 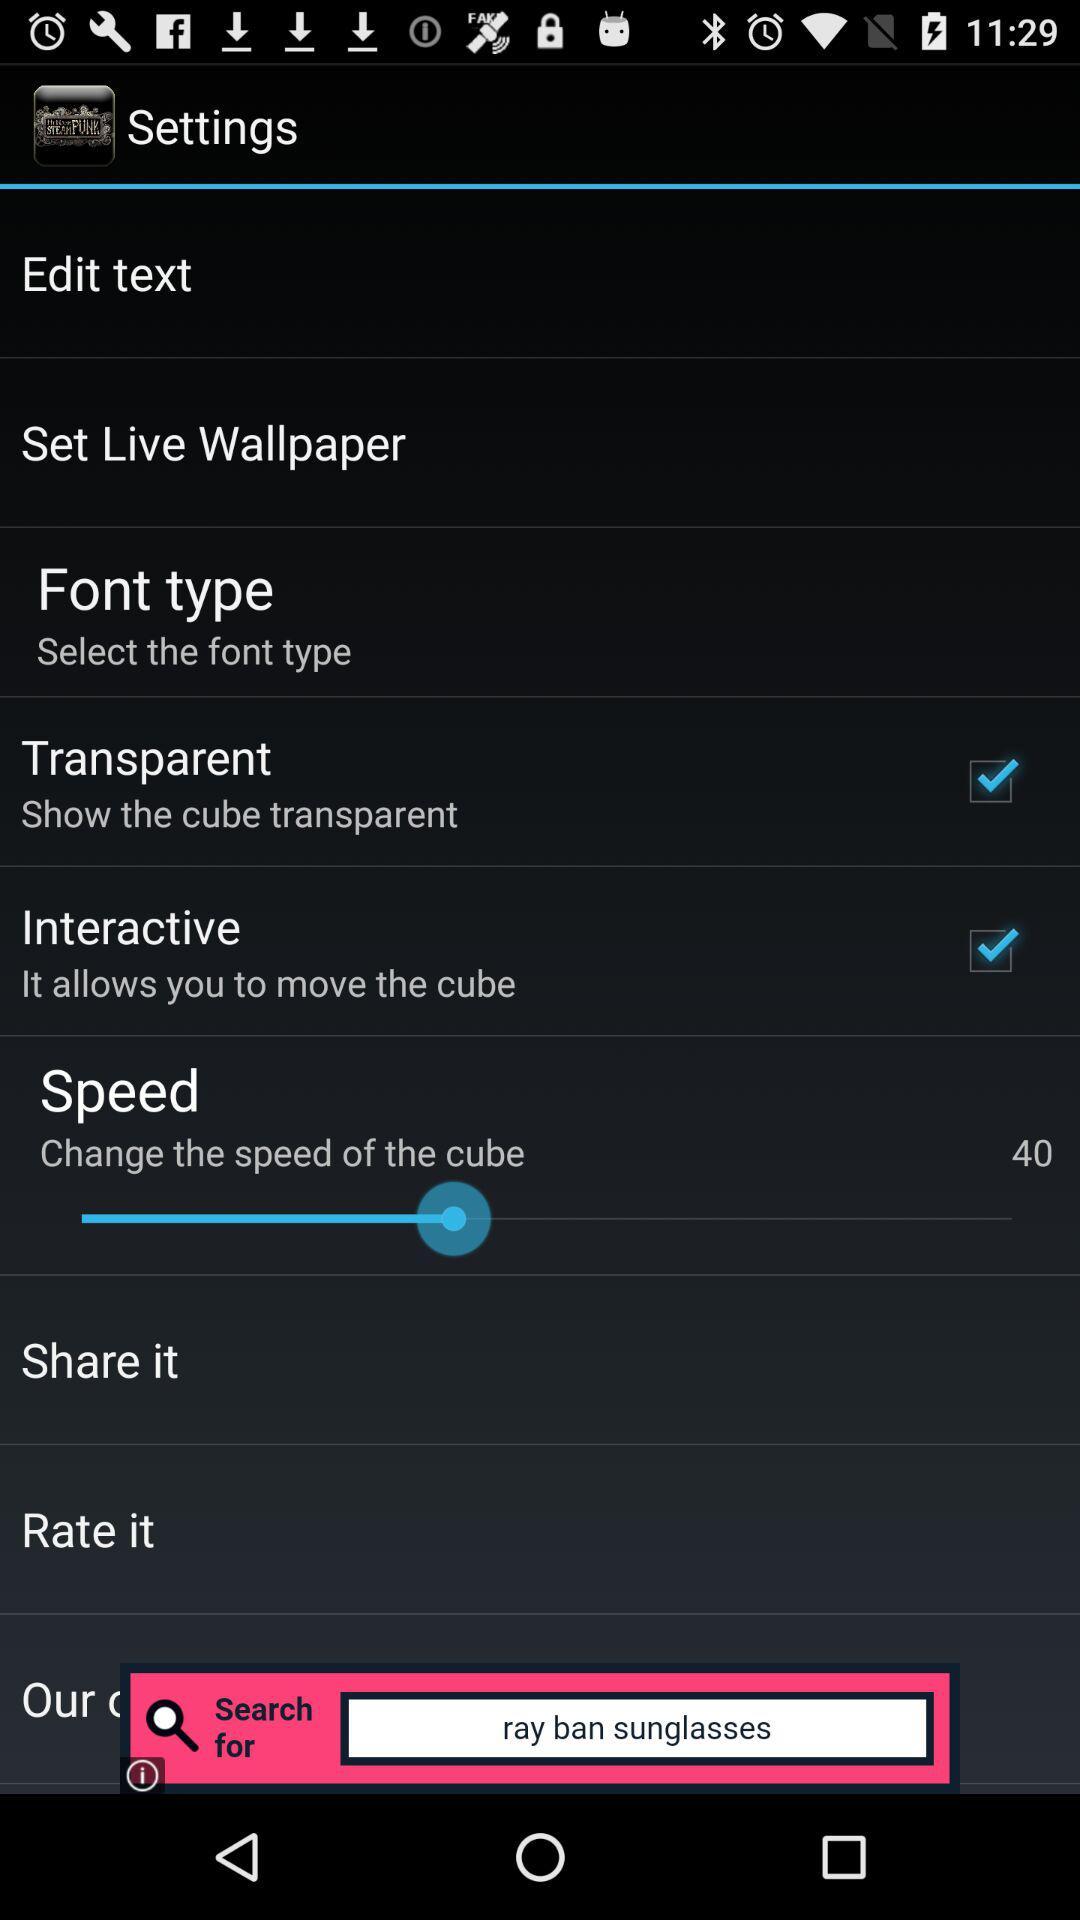 What do you see at coordinates (130, 924) in the screenshot?
I see `interactive icon` at bounding box center [130, 924].